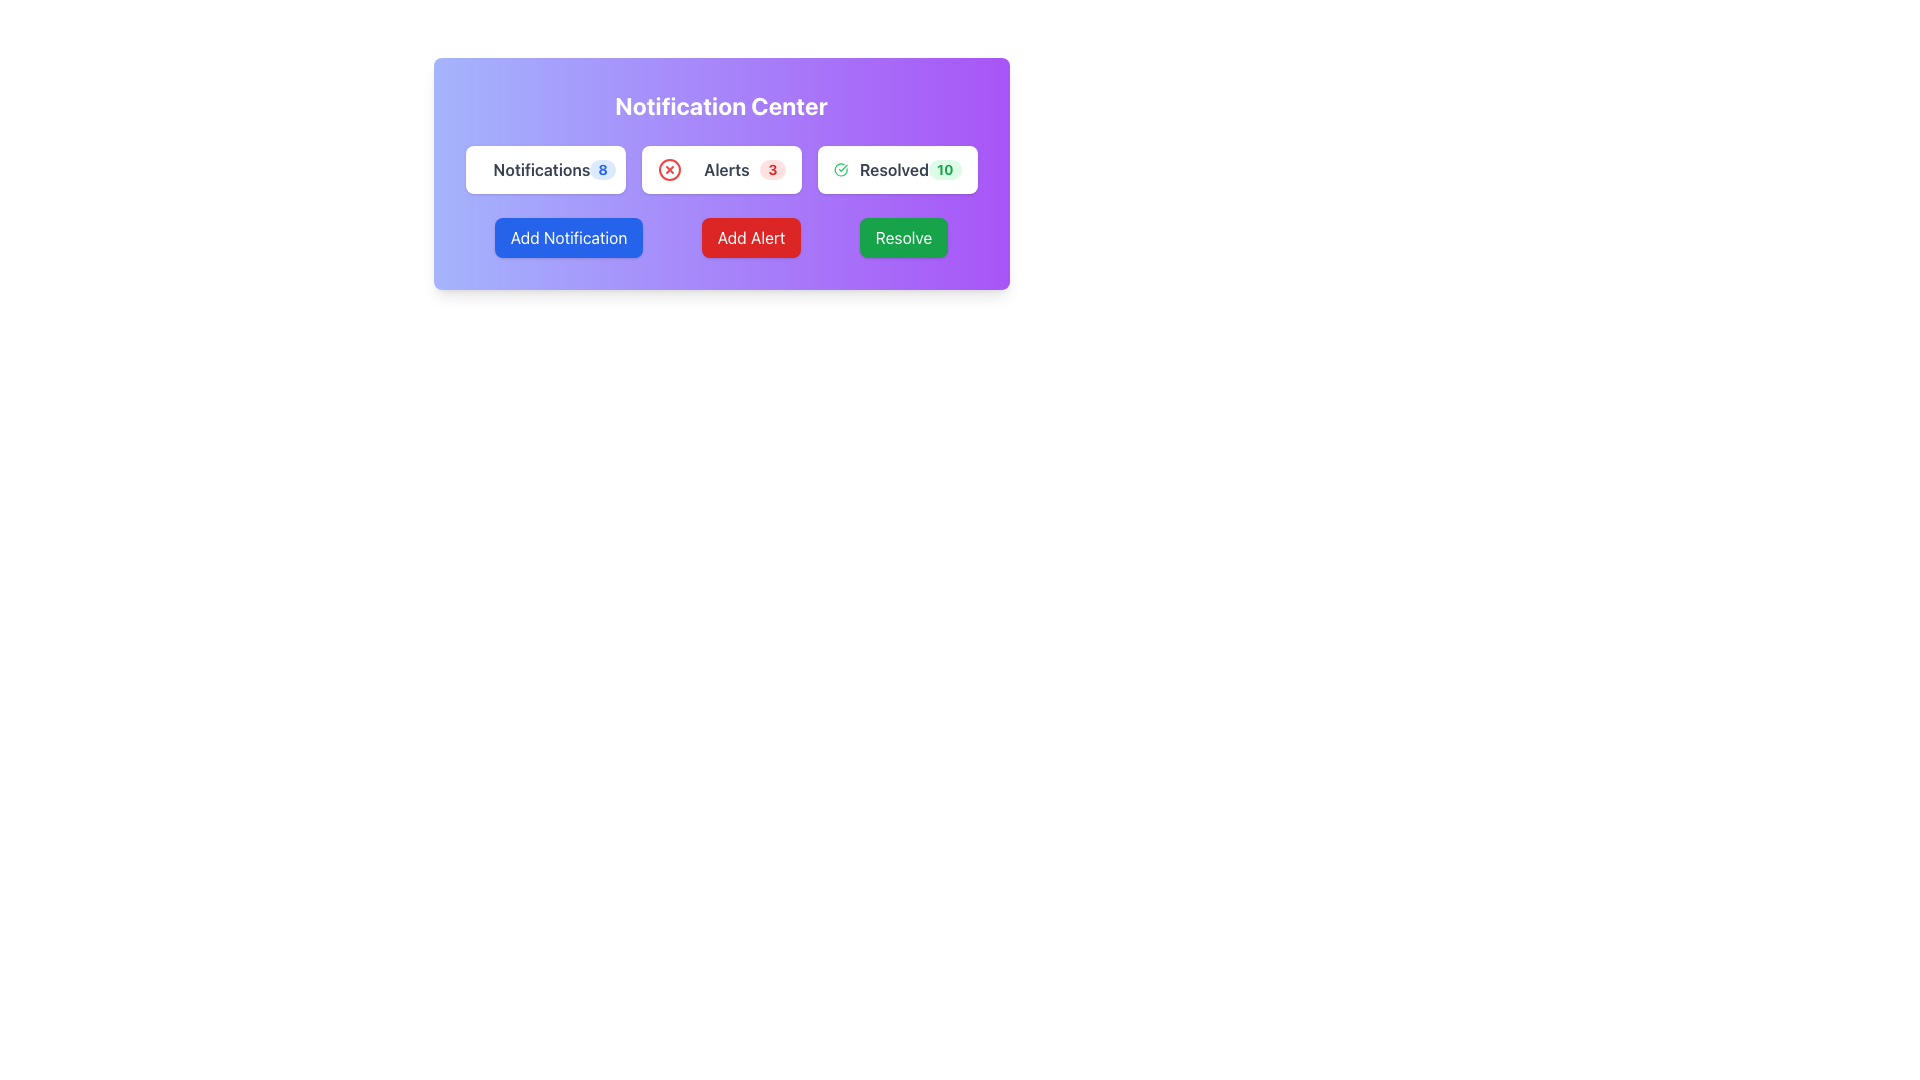 The width and height of the screenshot is (1920, 1080). I want to click on the circular graphic element with a thin black stroke that is part of the alert cross sign in the 'Alerts' box, so click(669, 168).